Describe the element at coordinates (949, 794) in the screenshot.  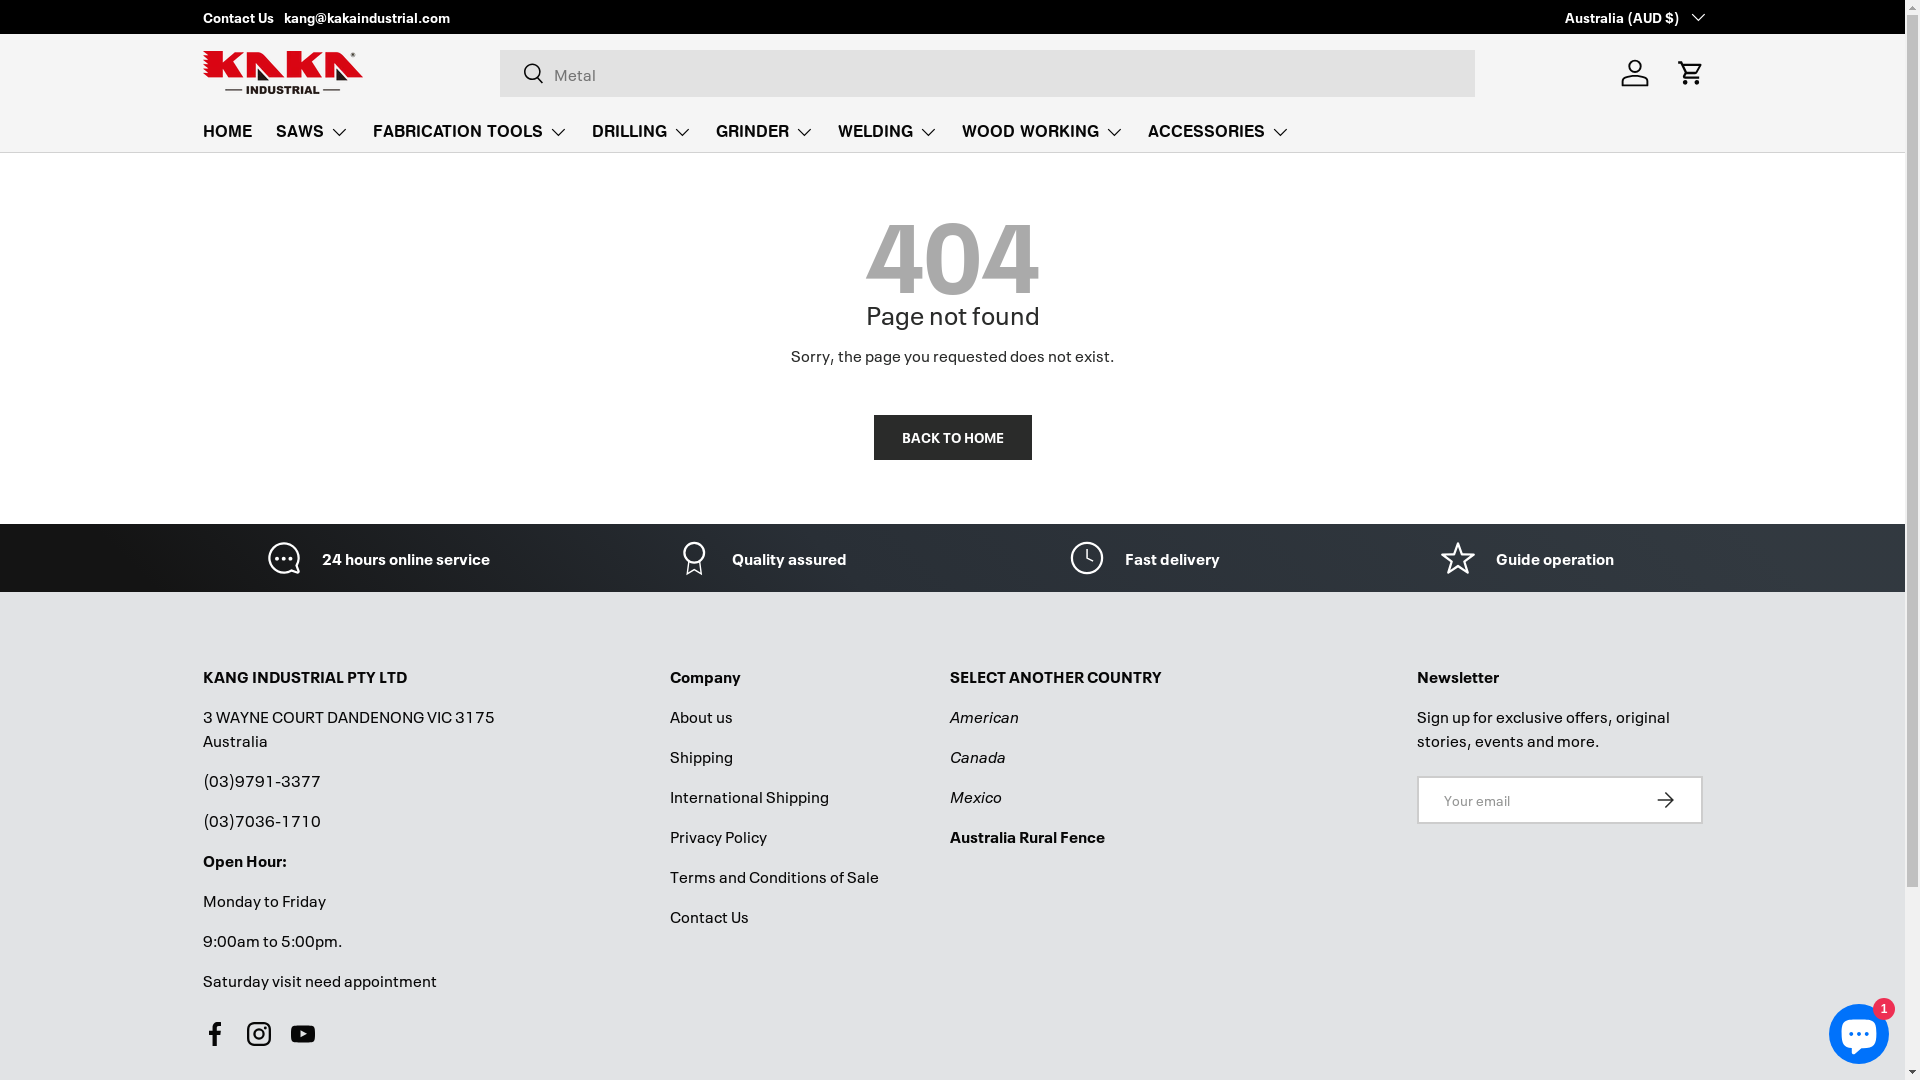
I see `'Mexico'` at that location.